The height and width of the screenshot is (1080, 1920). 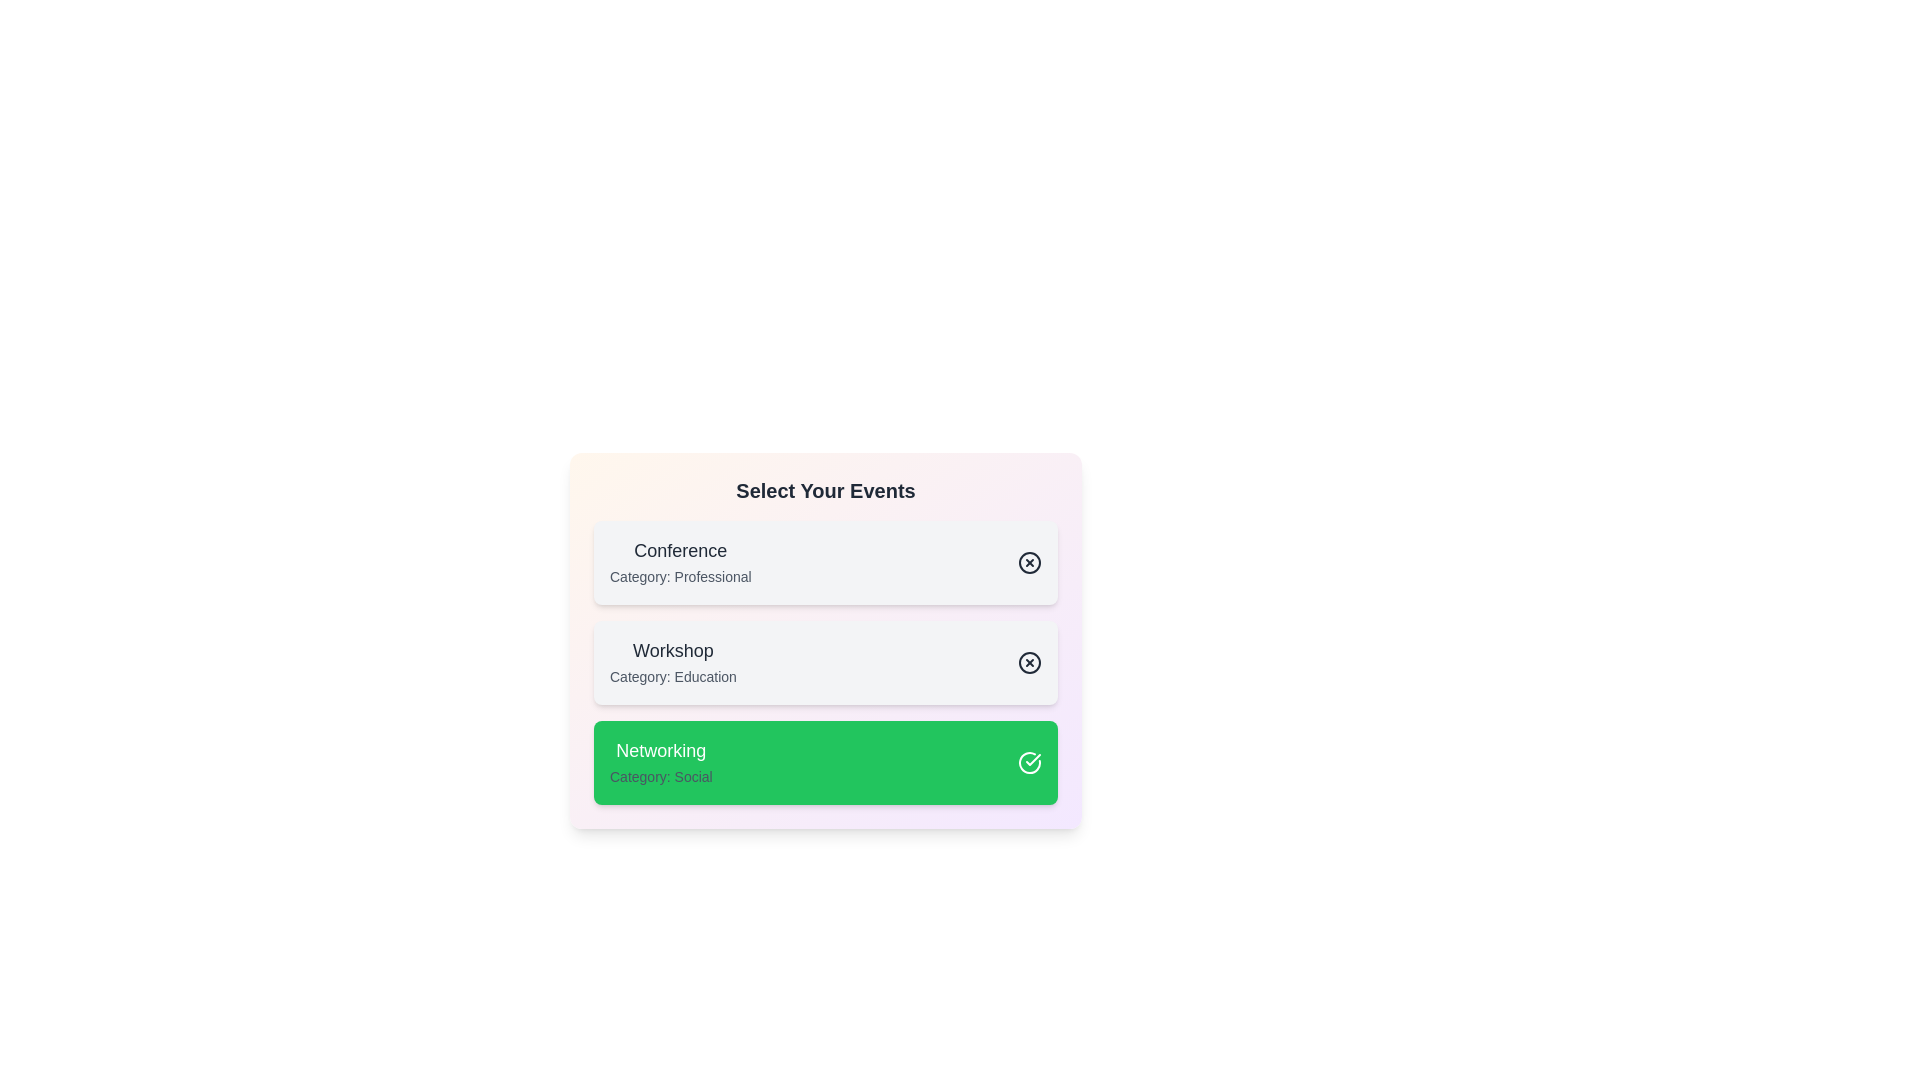 What do you see at coordinates (825, 663) in the screenshot?
I see `the event Workshop` at bounding box center [825, 663].